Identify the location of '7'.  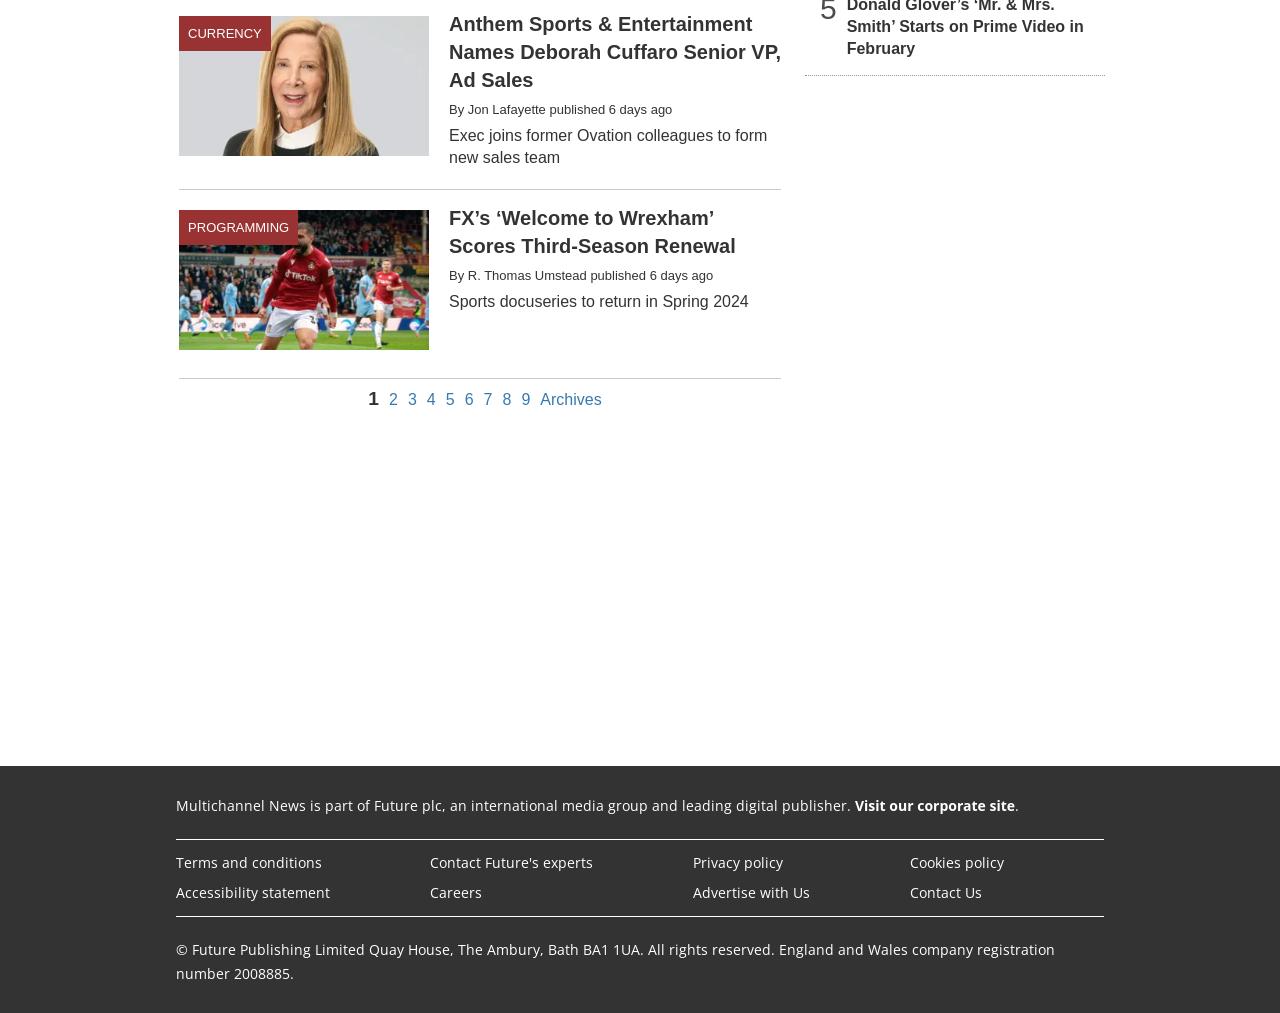
(482, 398).